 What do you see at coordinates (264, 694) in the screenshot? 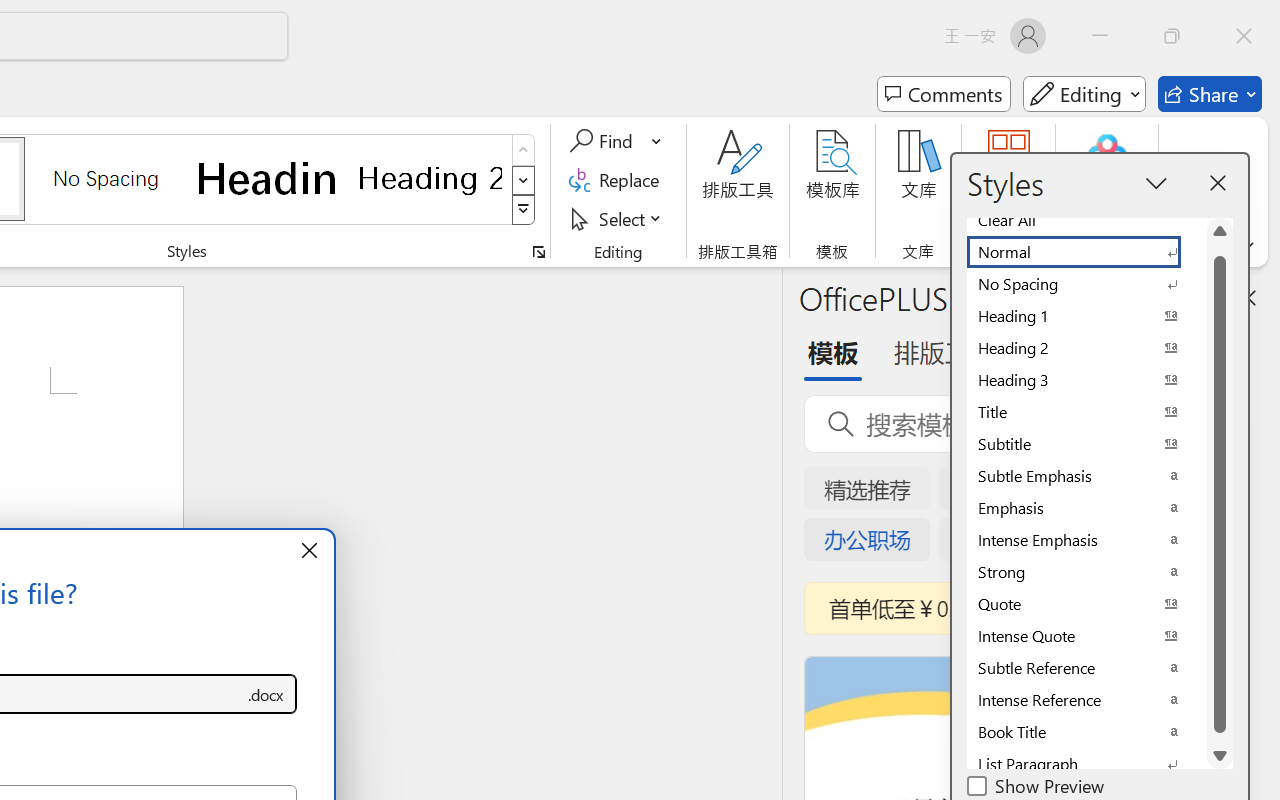
I see `'Save as type'` at bounding box center [264, 694].